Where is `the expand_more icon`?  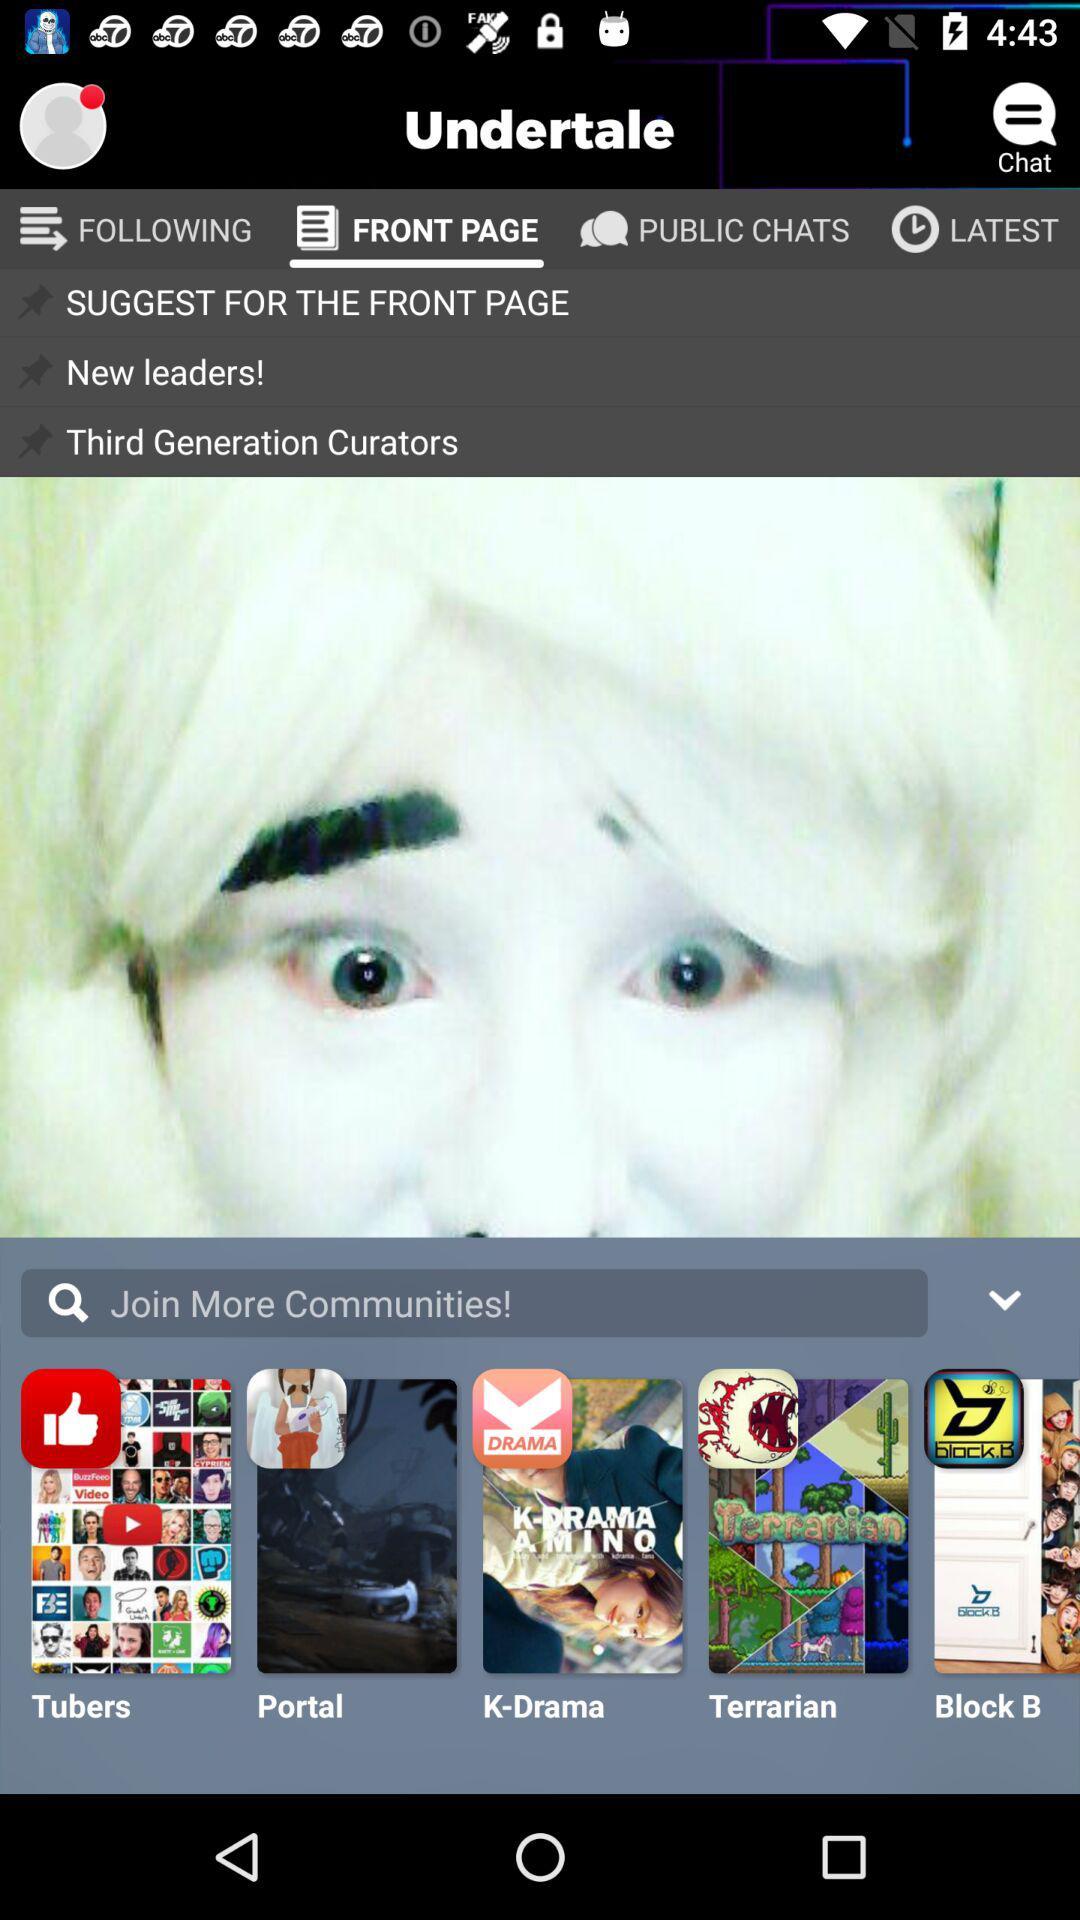 the expand_more icon is located at coordinates (1003, 1297).